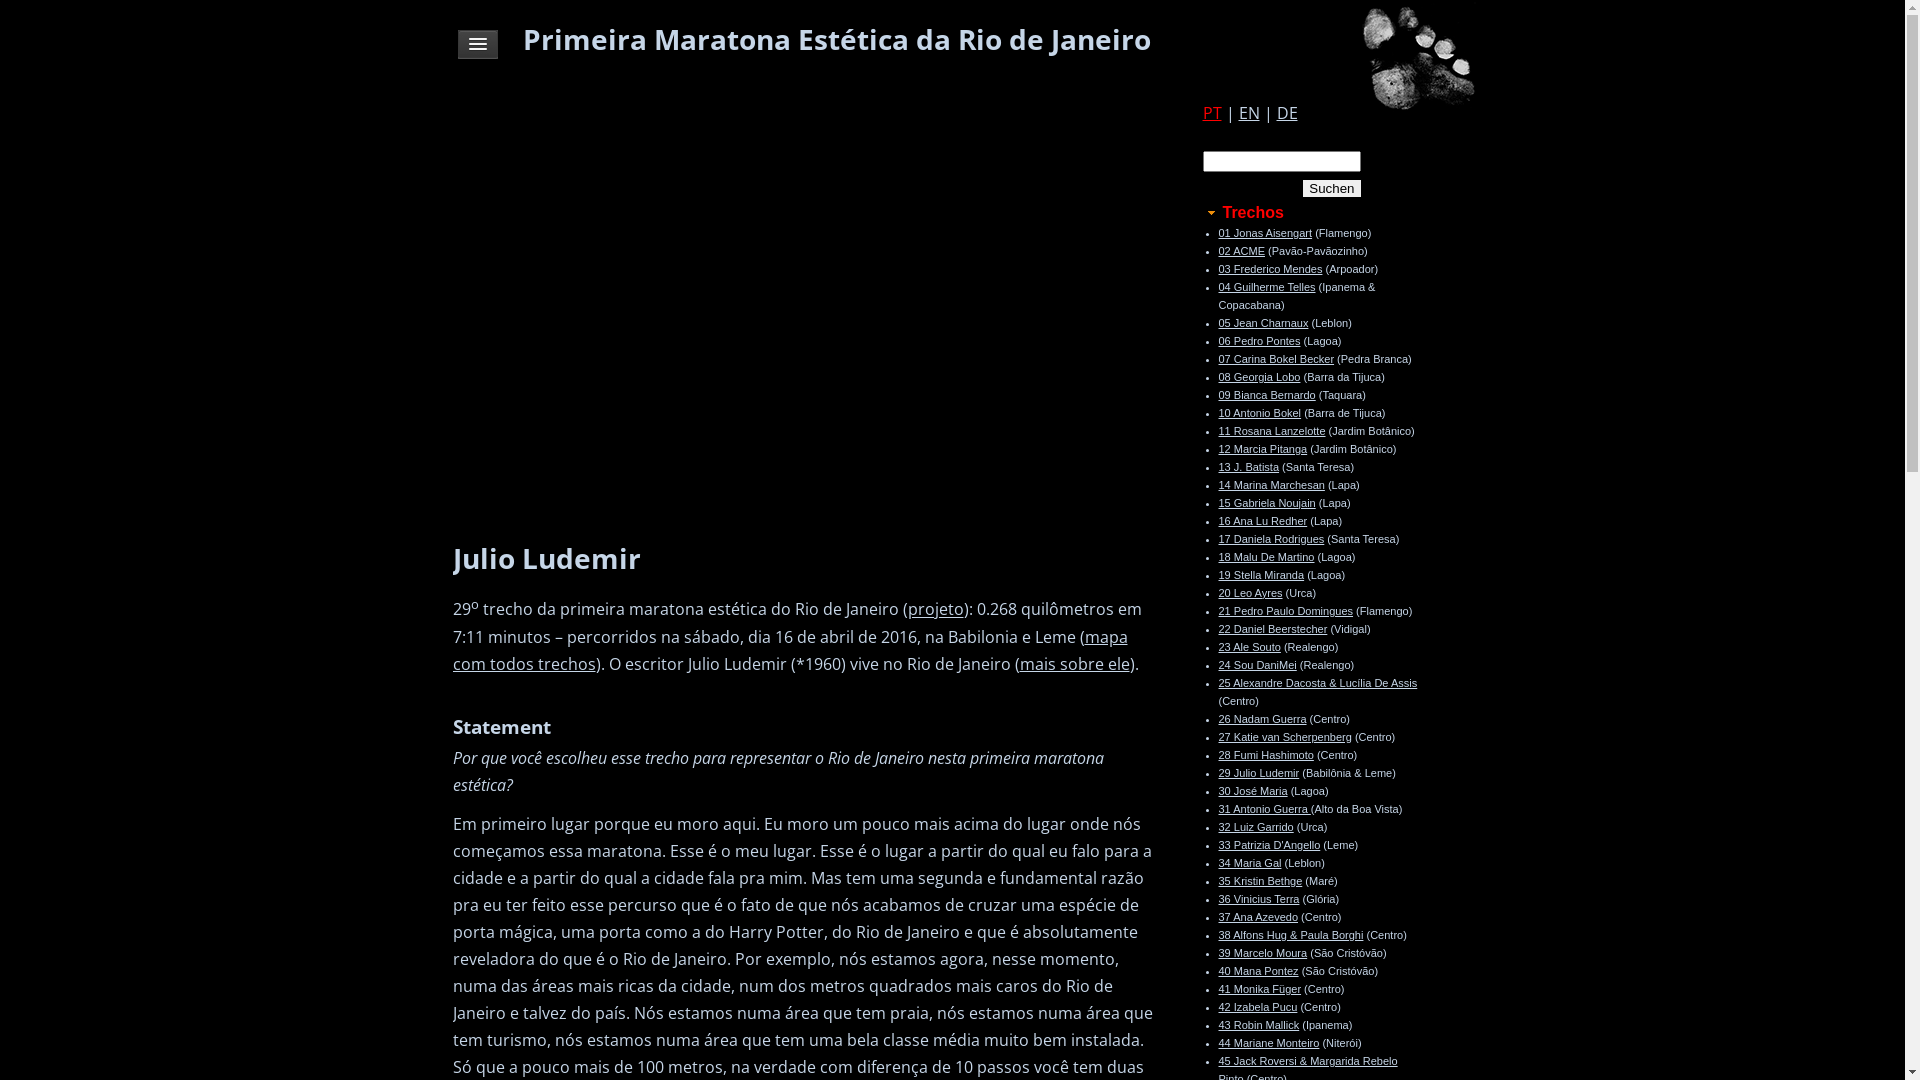  What do you see at coordinates (1217, 755) in the screenshot?
I see `'28 Fumi Hashimoto'` at bounding box center [1217, 755].